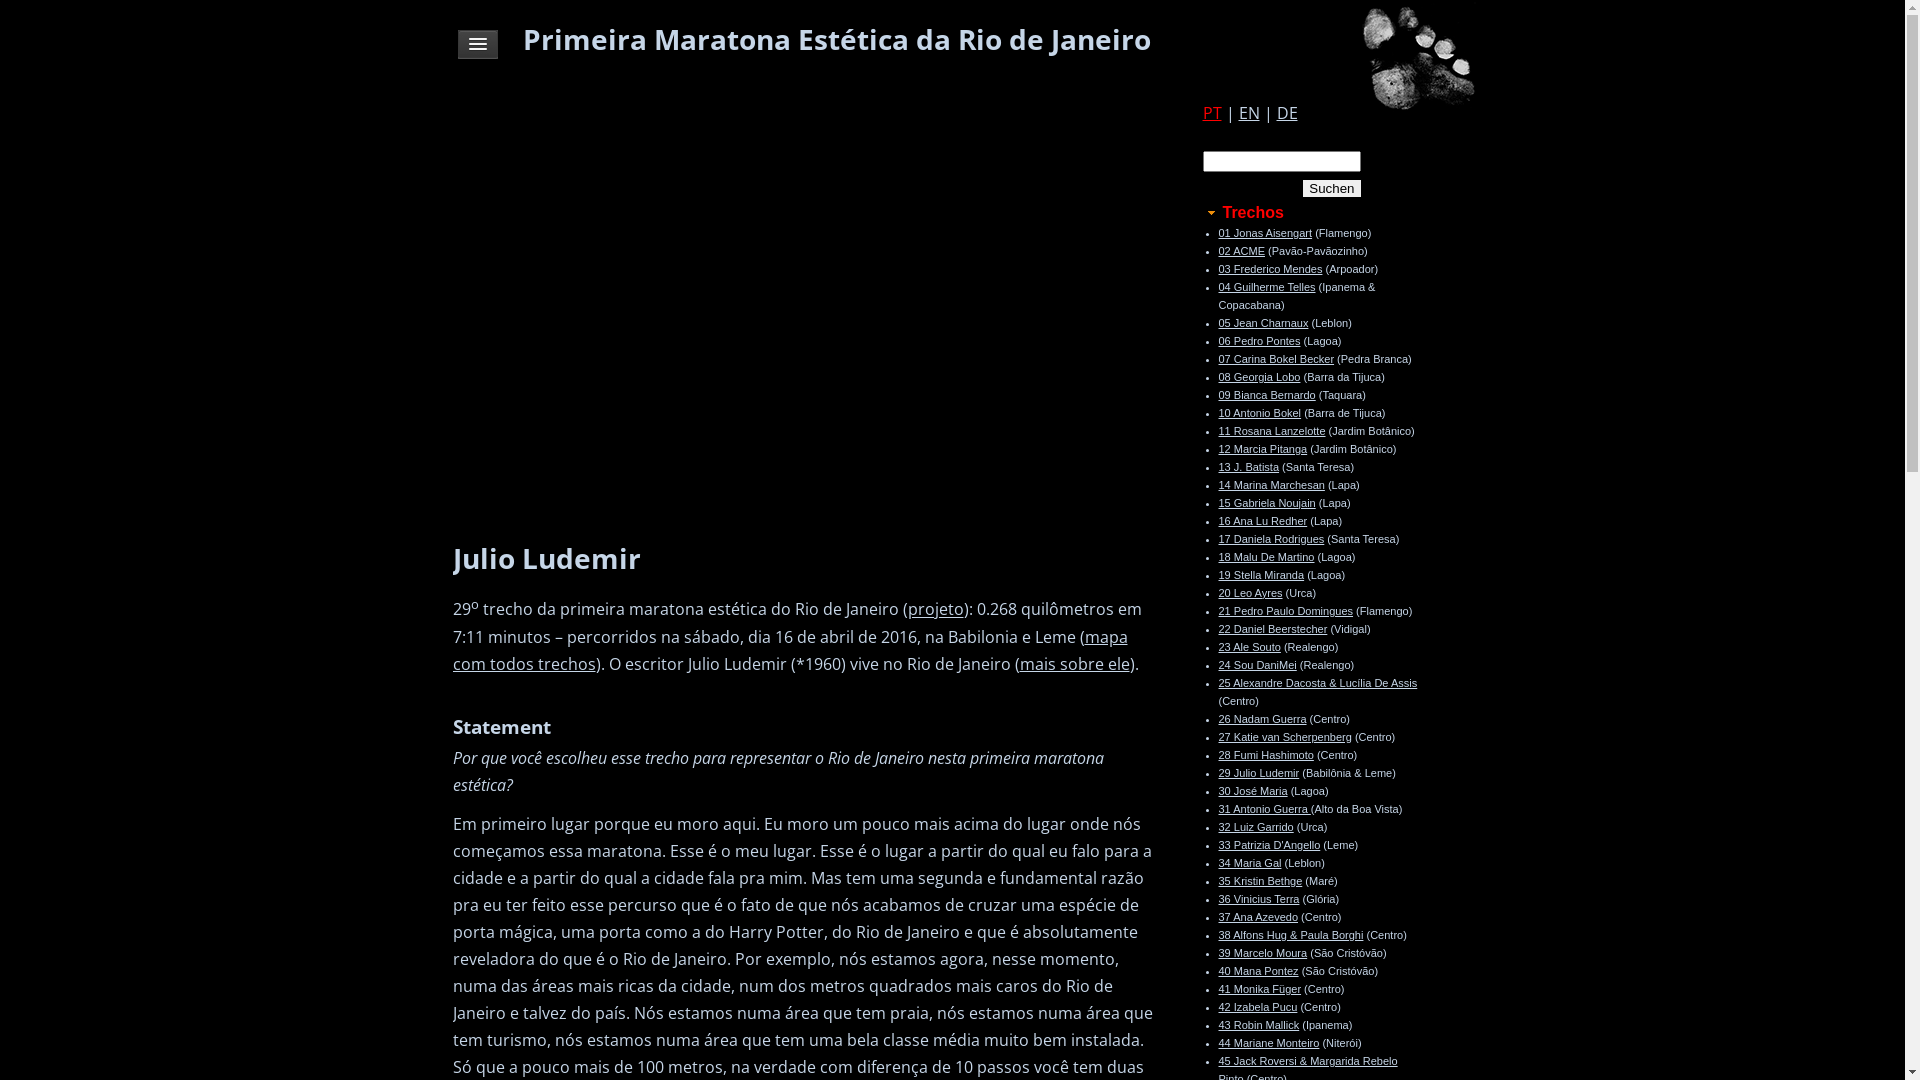  What do you see at coordinates (1217, 755) in the screenshot?
I see `'28 Fumi Hashimoto'` at bounding box center [1217, 755].